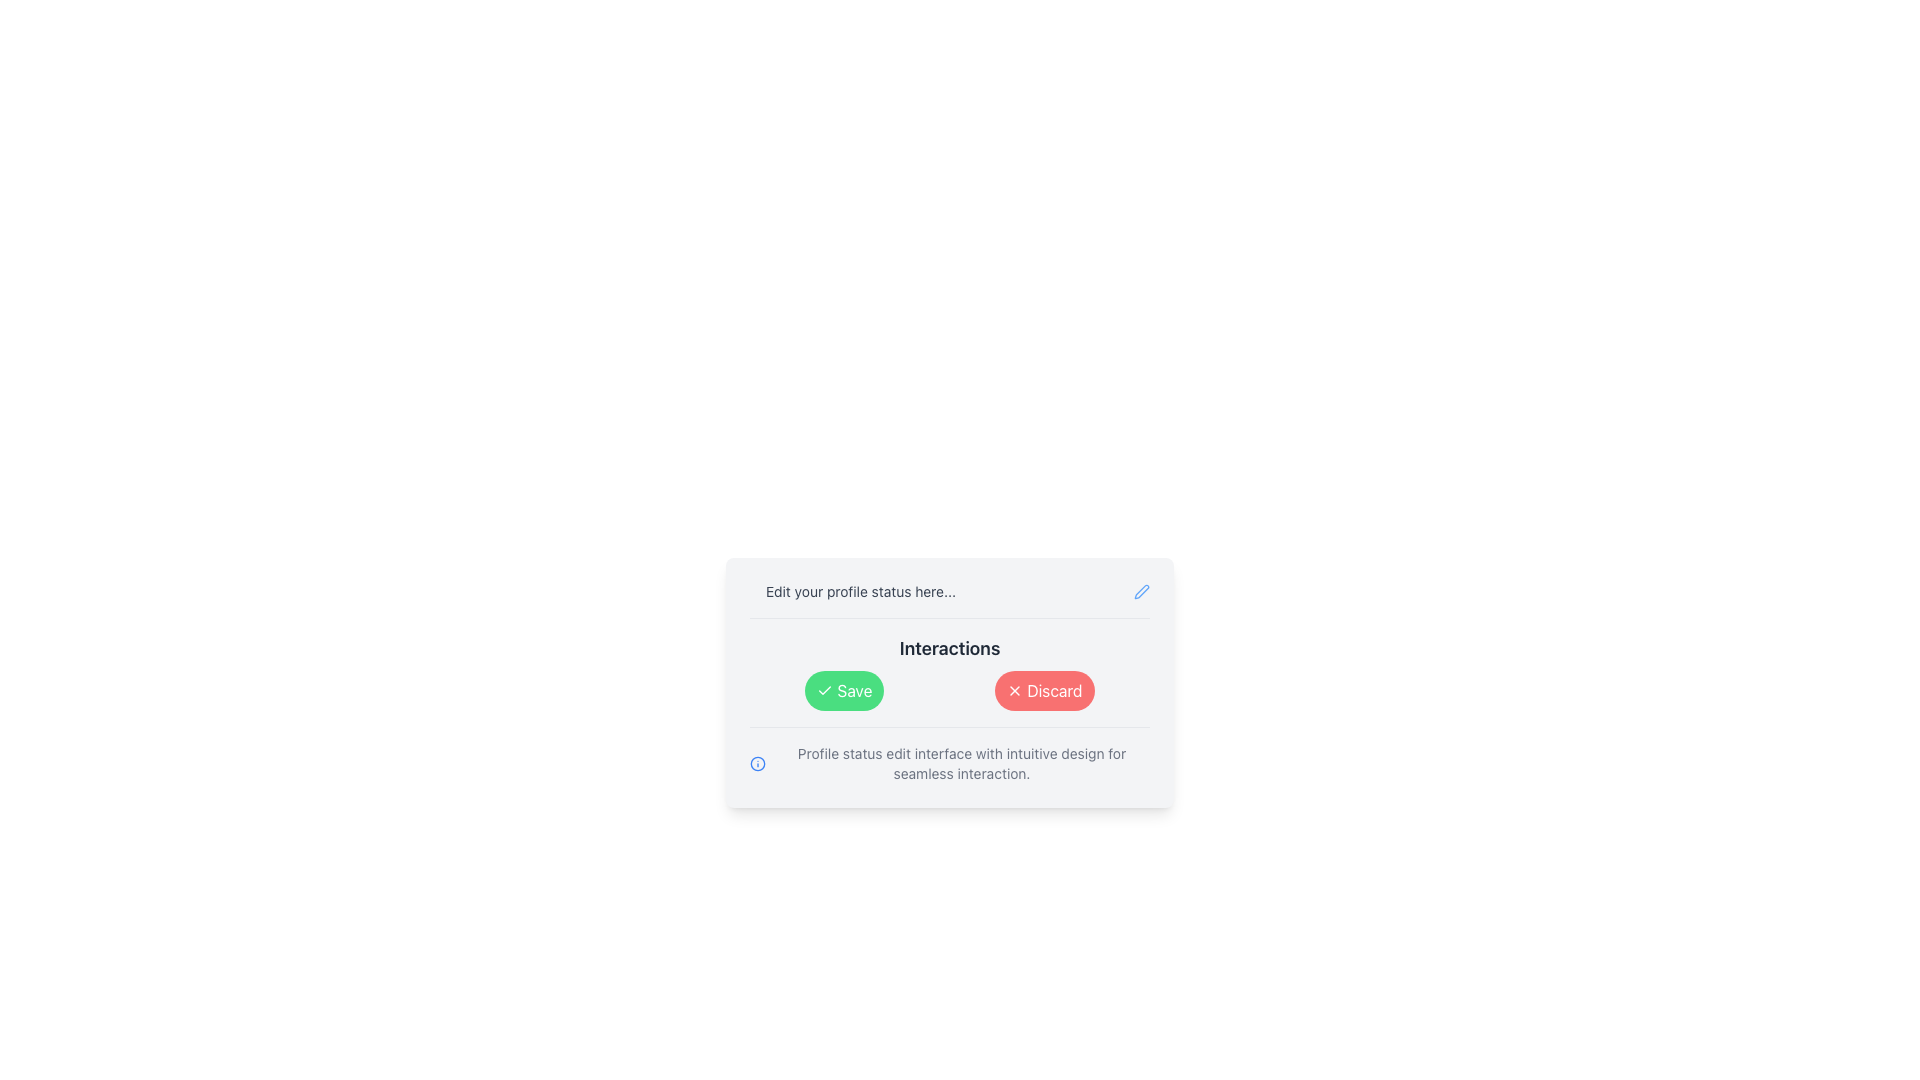 The height and width of the screenshot is (1080, 1920). What do you see at coordinates (844, 689) in the screenshot?
I see `the green 'Save' button with rounded edges and a white label featuring a checkmark icon` at bounding box center [844, 689].